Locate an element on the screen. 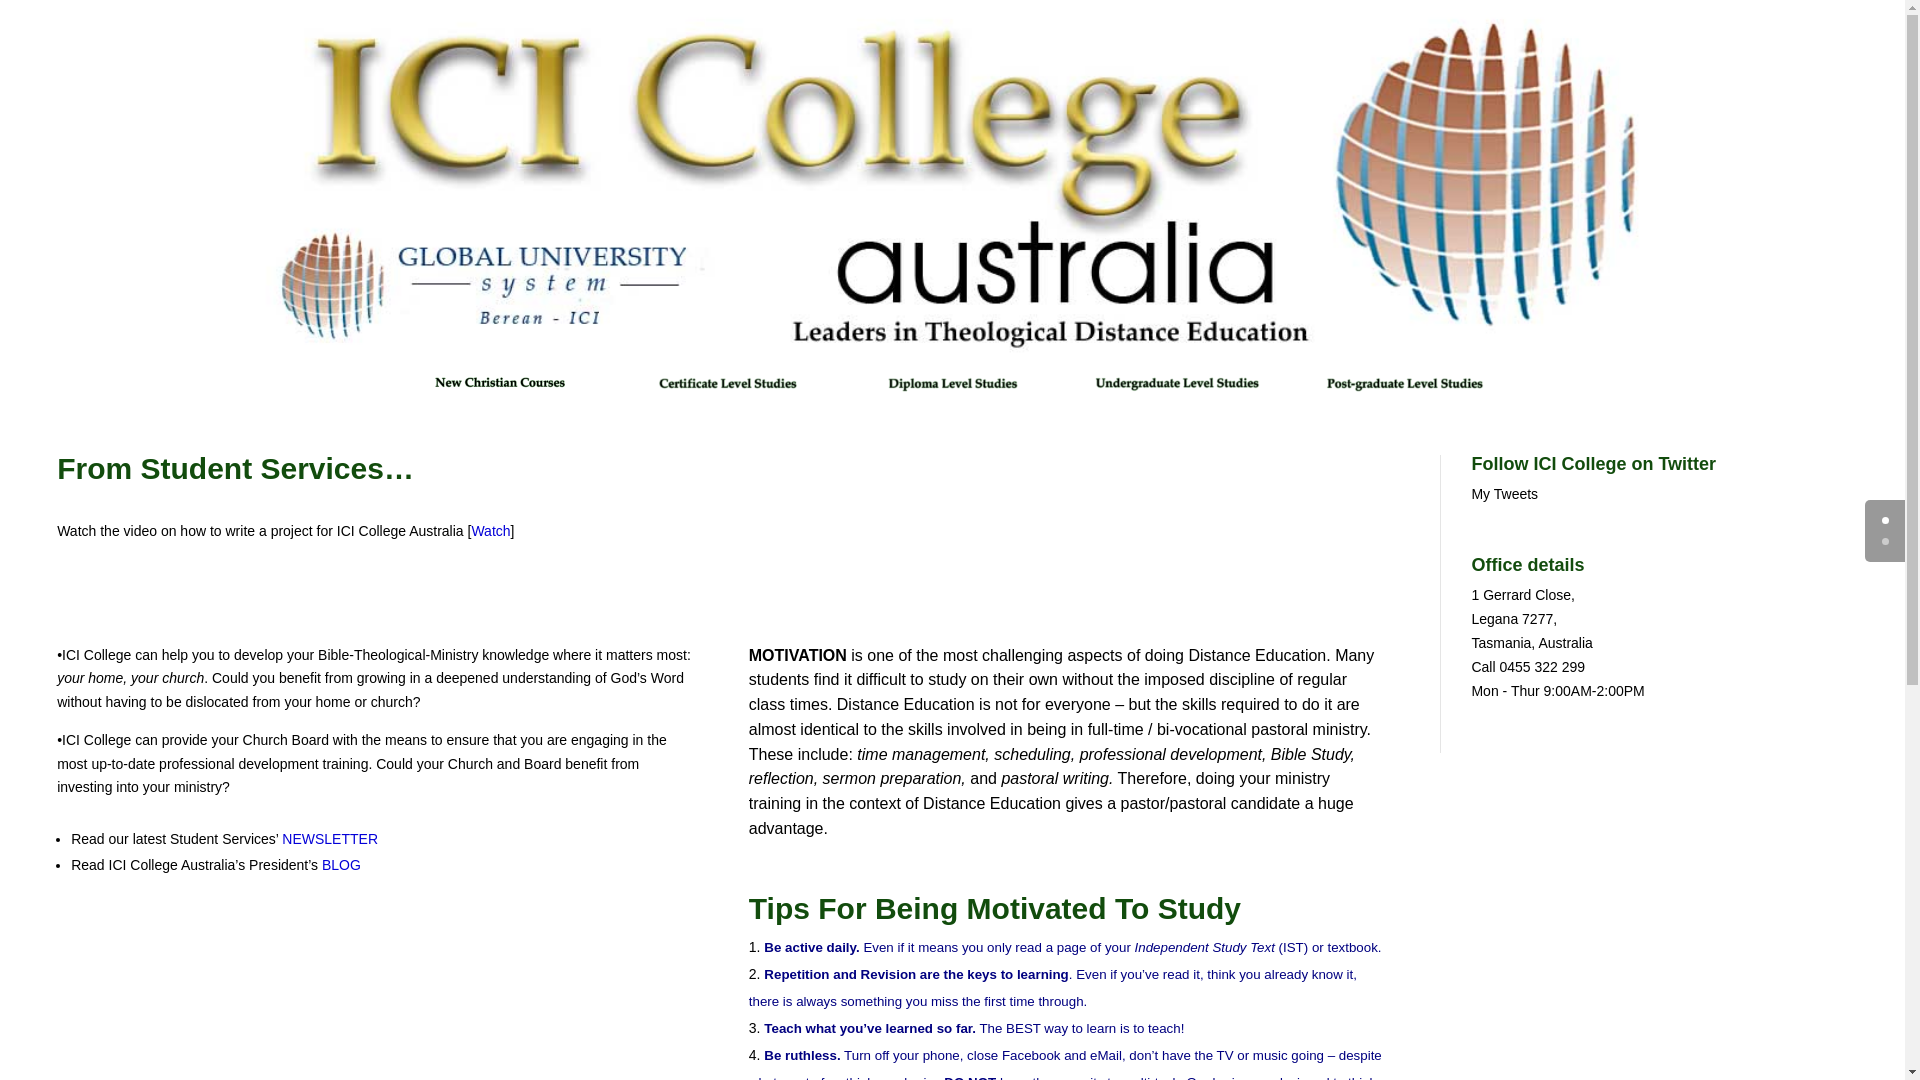 This screenshot has height=1080, width=1920. 'Watch' is located at coordinates (469, 530).